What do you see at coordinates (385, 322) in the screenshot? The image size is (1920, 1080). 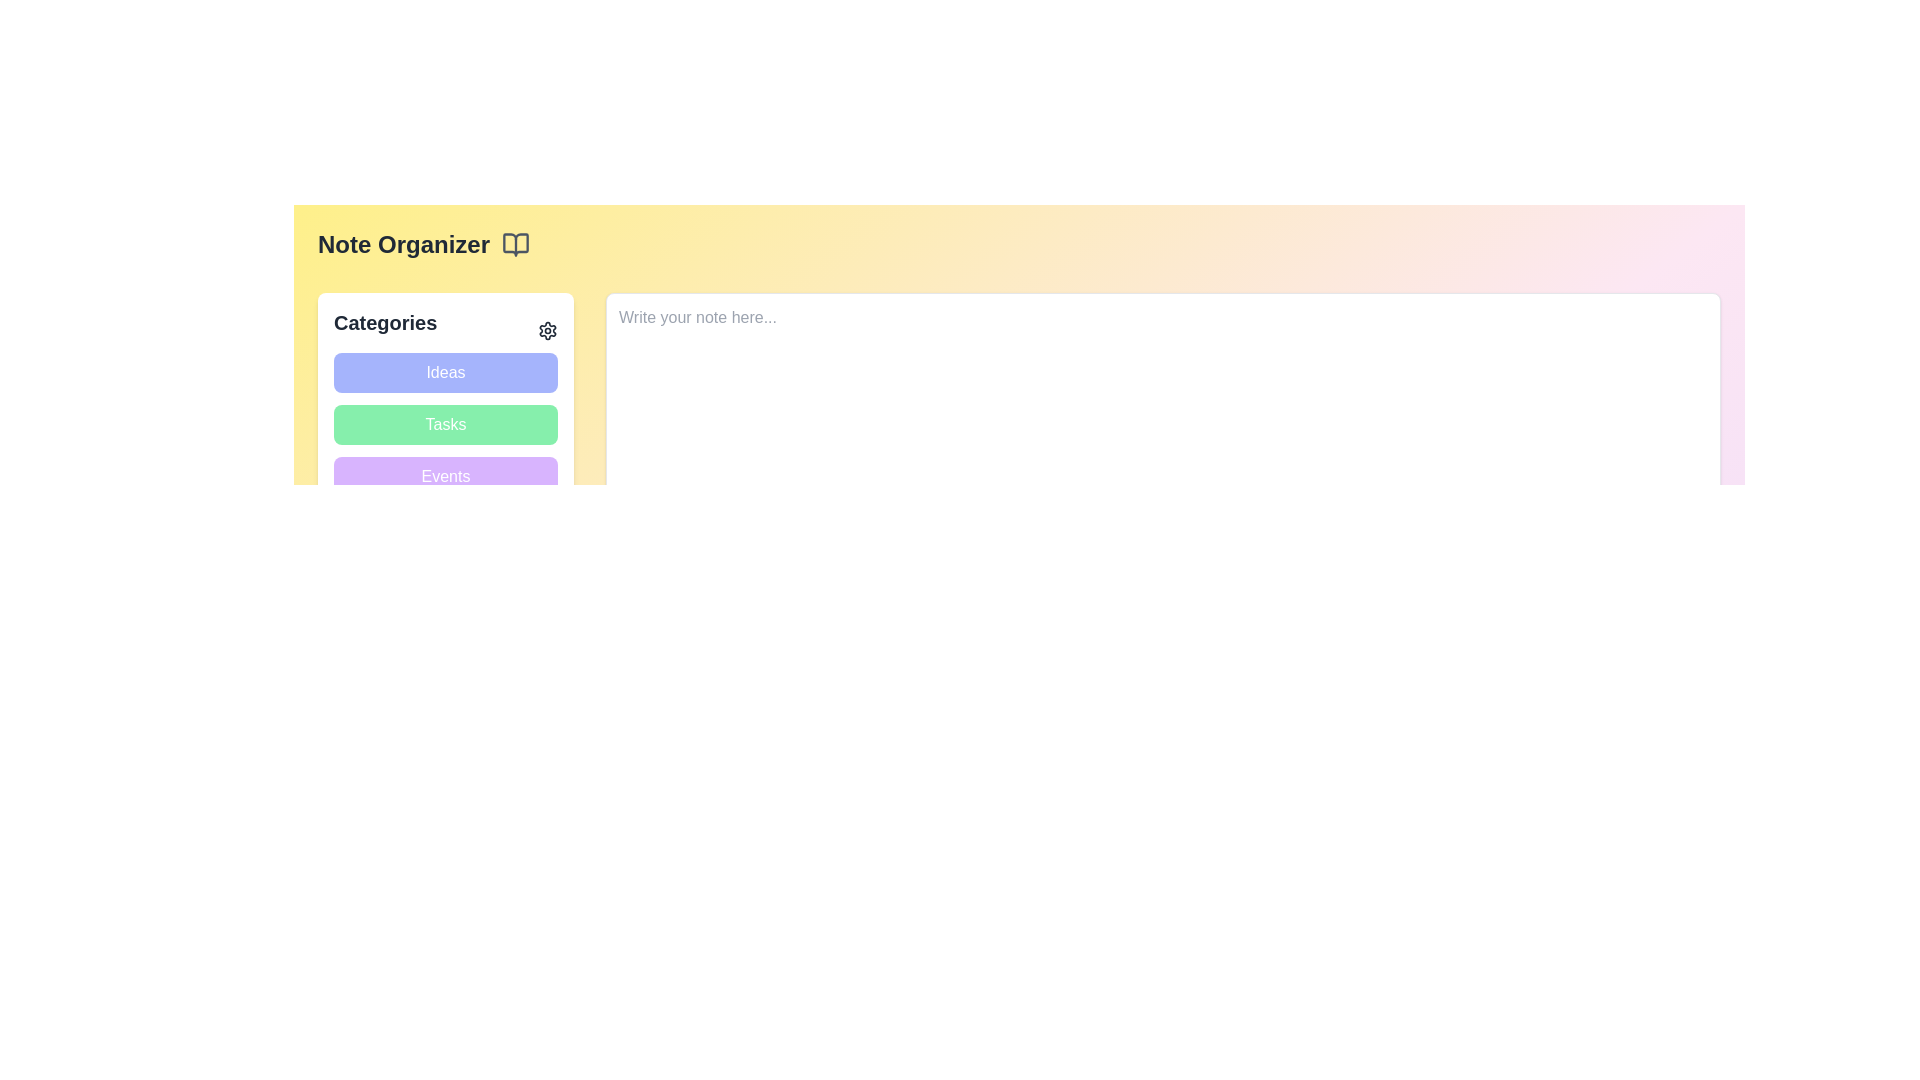 I see `text from the Text Label that serves to title the section, located to the left of a small interactive gear icon button` at bounding box center [385, 322].